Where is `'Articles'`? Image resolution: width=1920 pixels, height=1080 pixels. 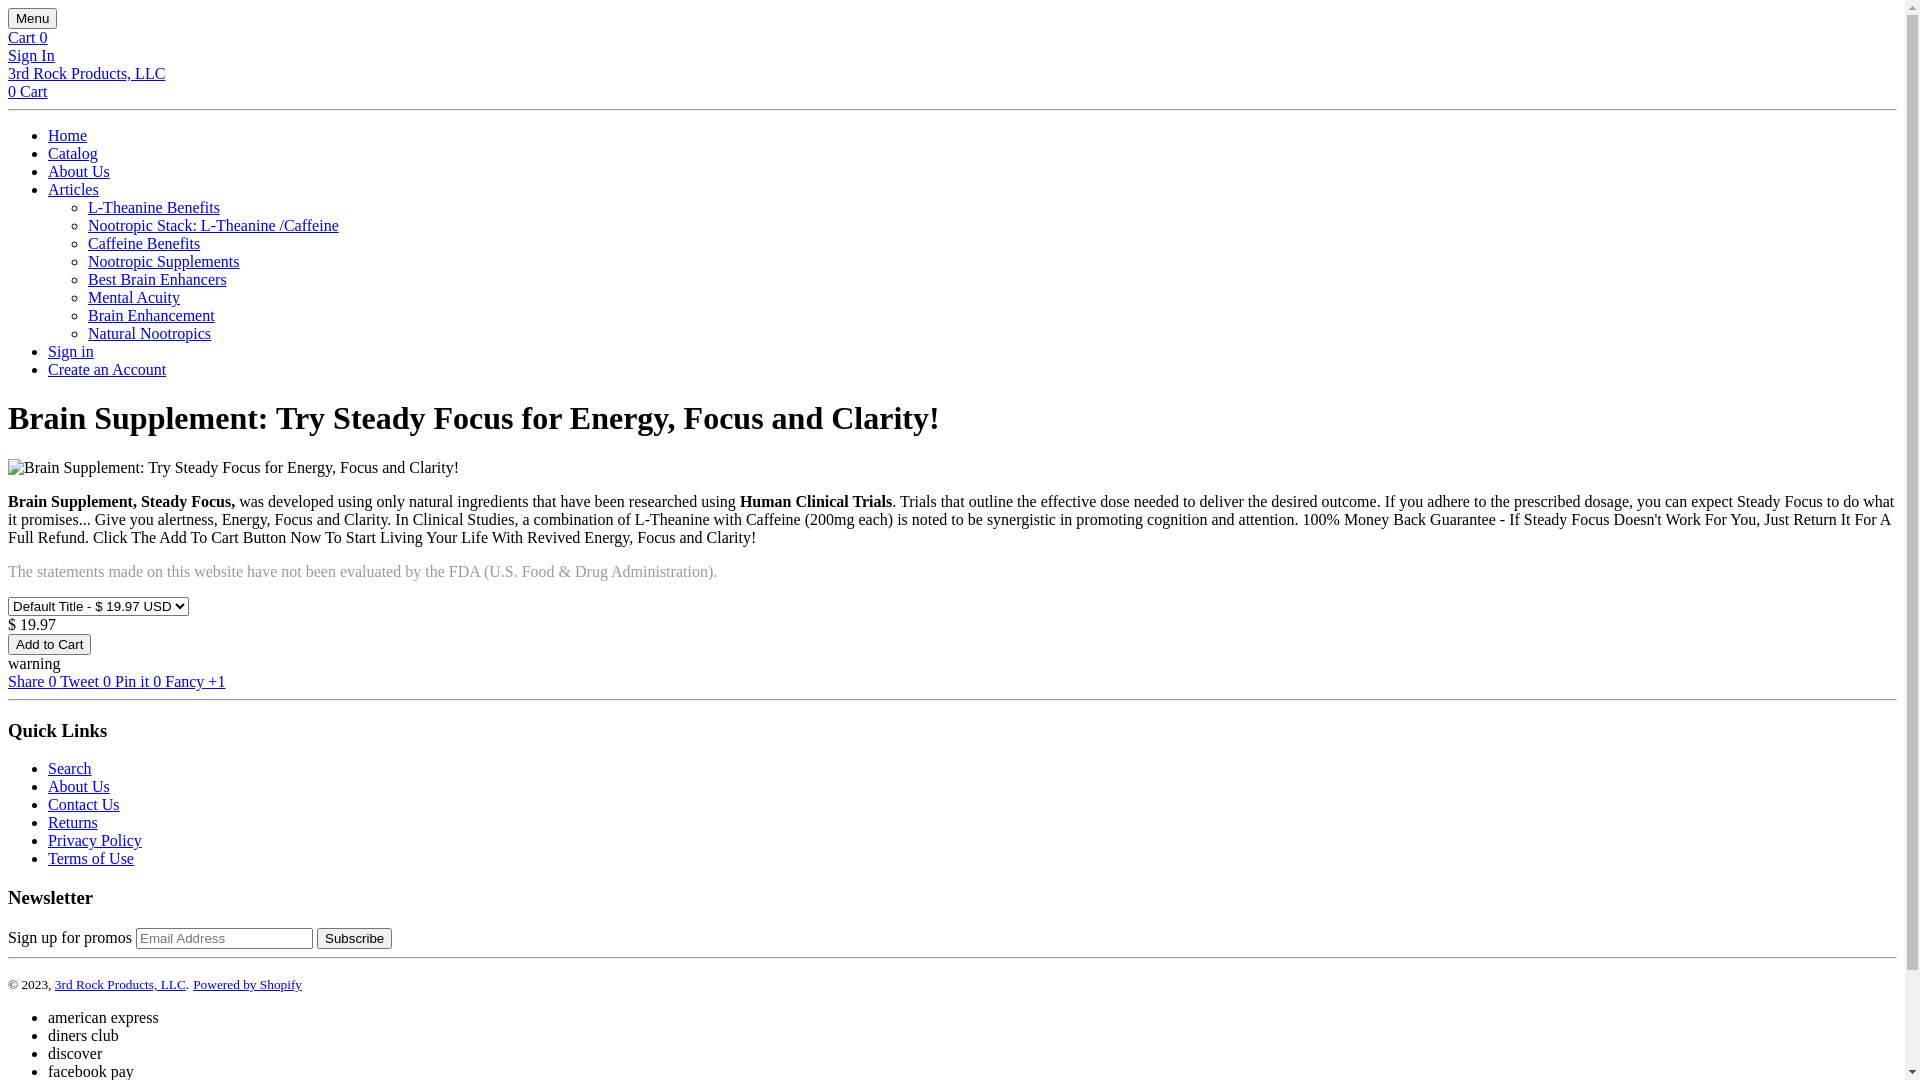 'Articles' is located at coordinates (73, 189).